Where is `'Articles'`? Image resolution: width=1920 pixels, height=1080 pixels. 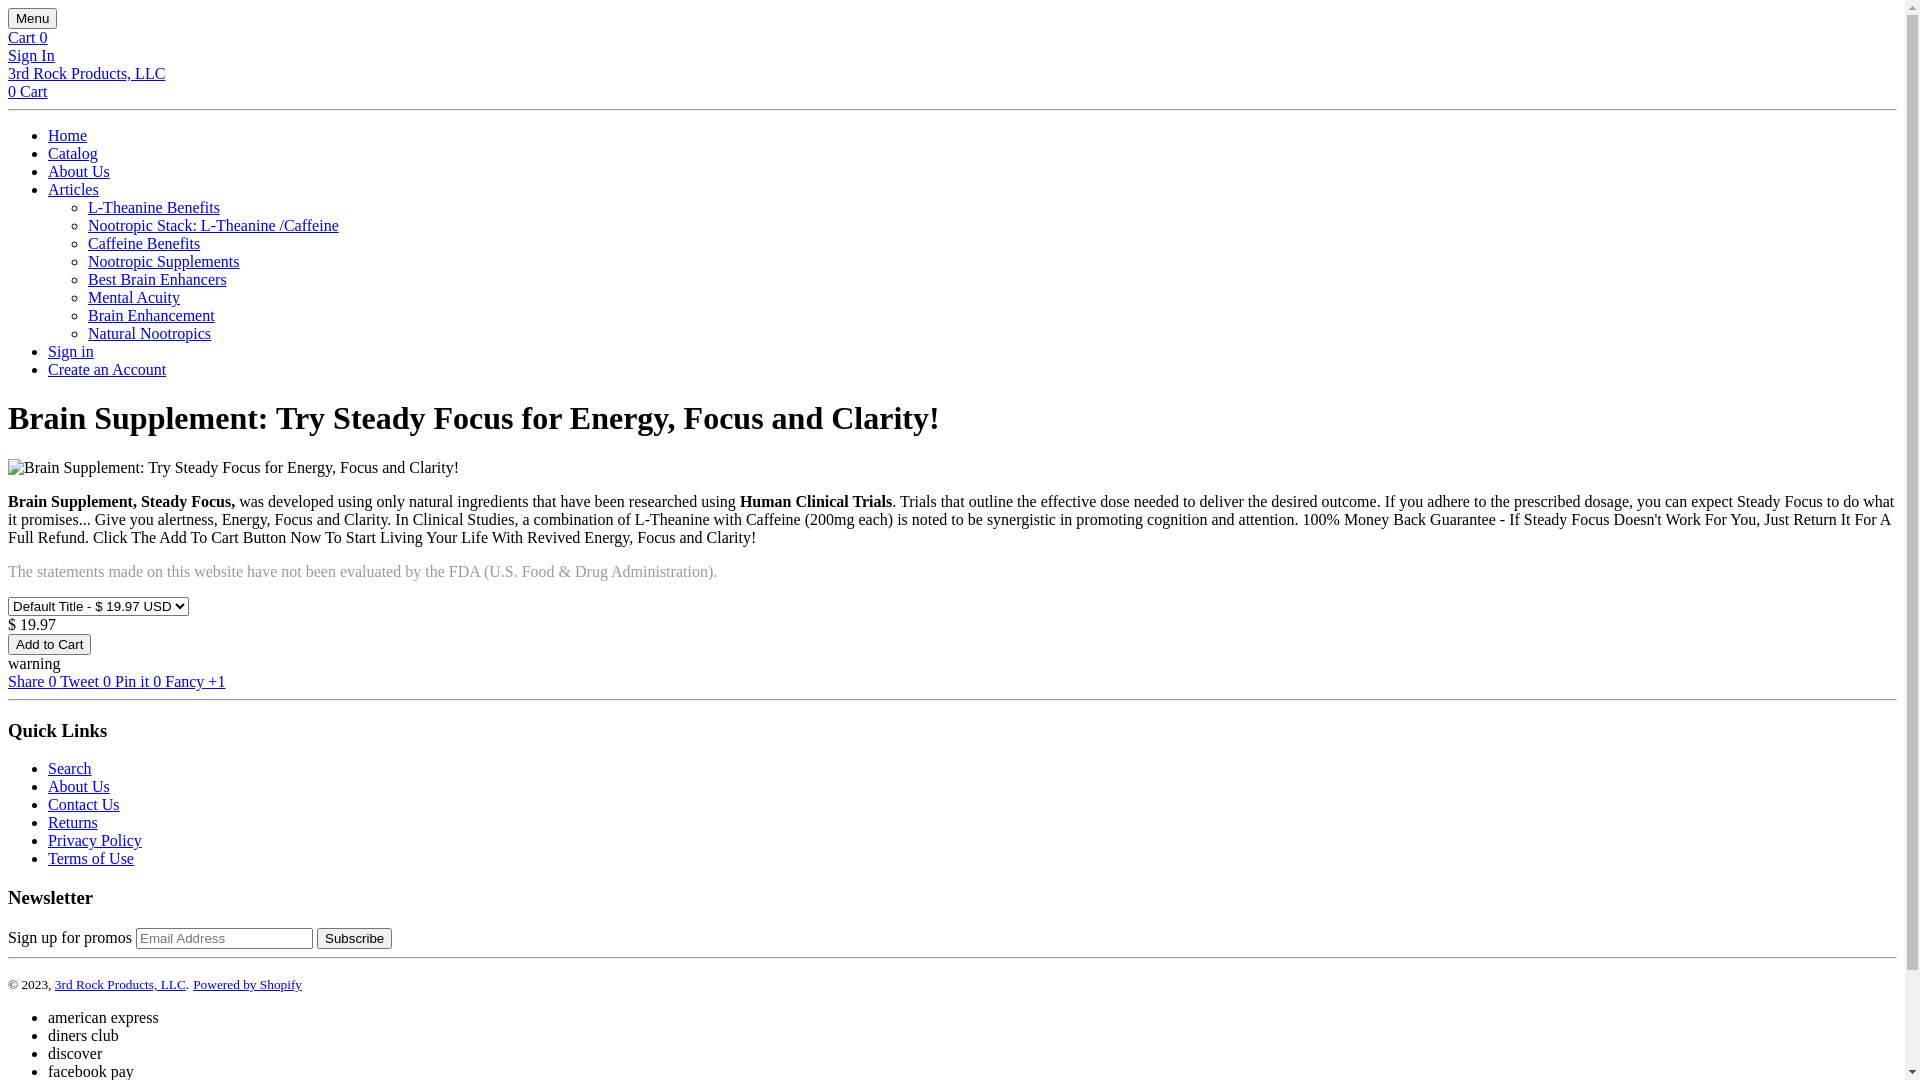 'Articles' is located at coordinates (73, 189).